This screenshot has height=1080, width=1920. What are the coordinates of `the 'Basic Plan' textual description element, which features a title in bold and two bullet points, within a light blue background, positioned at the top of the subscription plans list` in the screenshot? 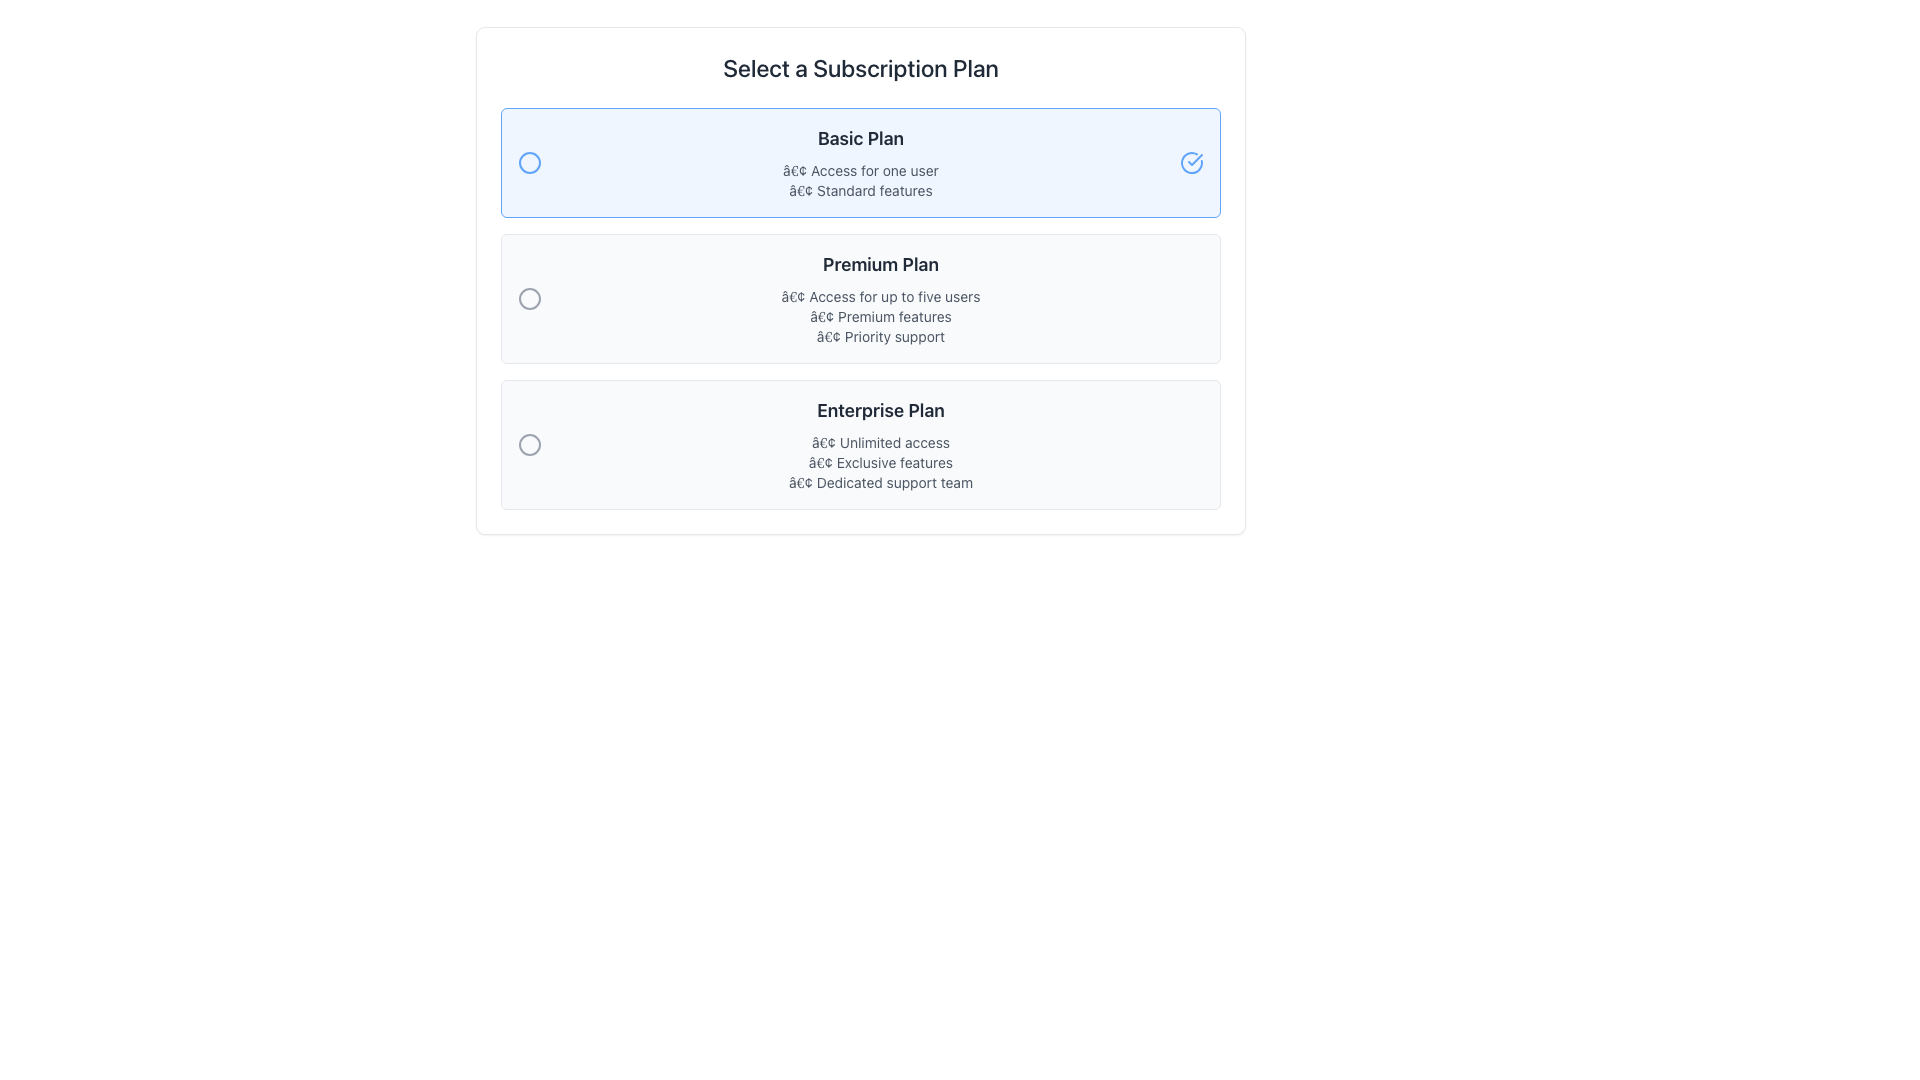 It's located at (860, 161).